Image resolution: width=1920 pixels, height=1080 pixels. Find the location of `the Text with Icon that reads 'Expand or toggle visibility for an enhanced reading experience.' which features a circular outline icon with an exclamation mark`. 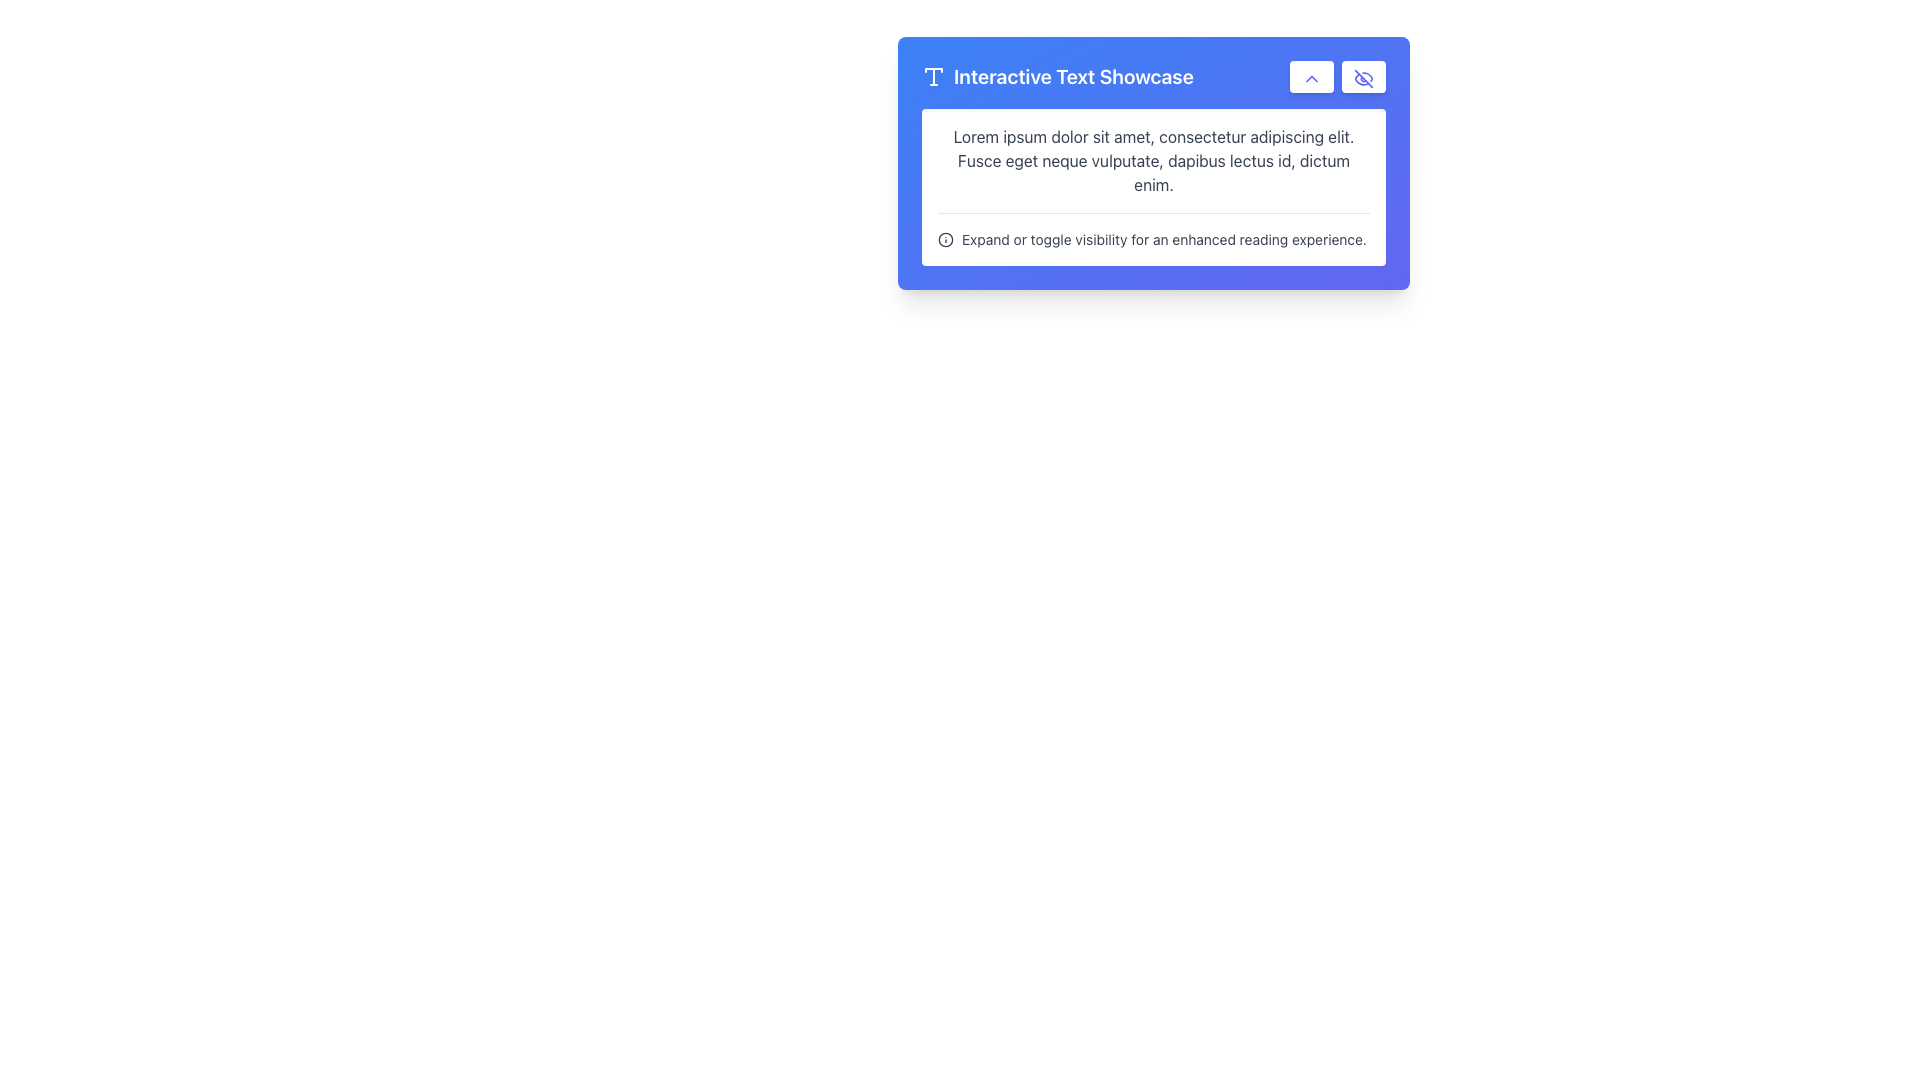

the Text with Icon that reads 'Expand or toggle visibility for an enhanced reading experience.' which features a circular outline icon with an exclamation mark is located at coordinates (1153, 230).